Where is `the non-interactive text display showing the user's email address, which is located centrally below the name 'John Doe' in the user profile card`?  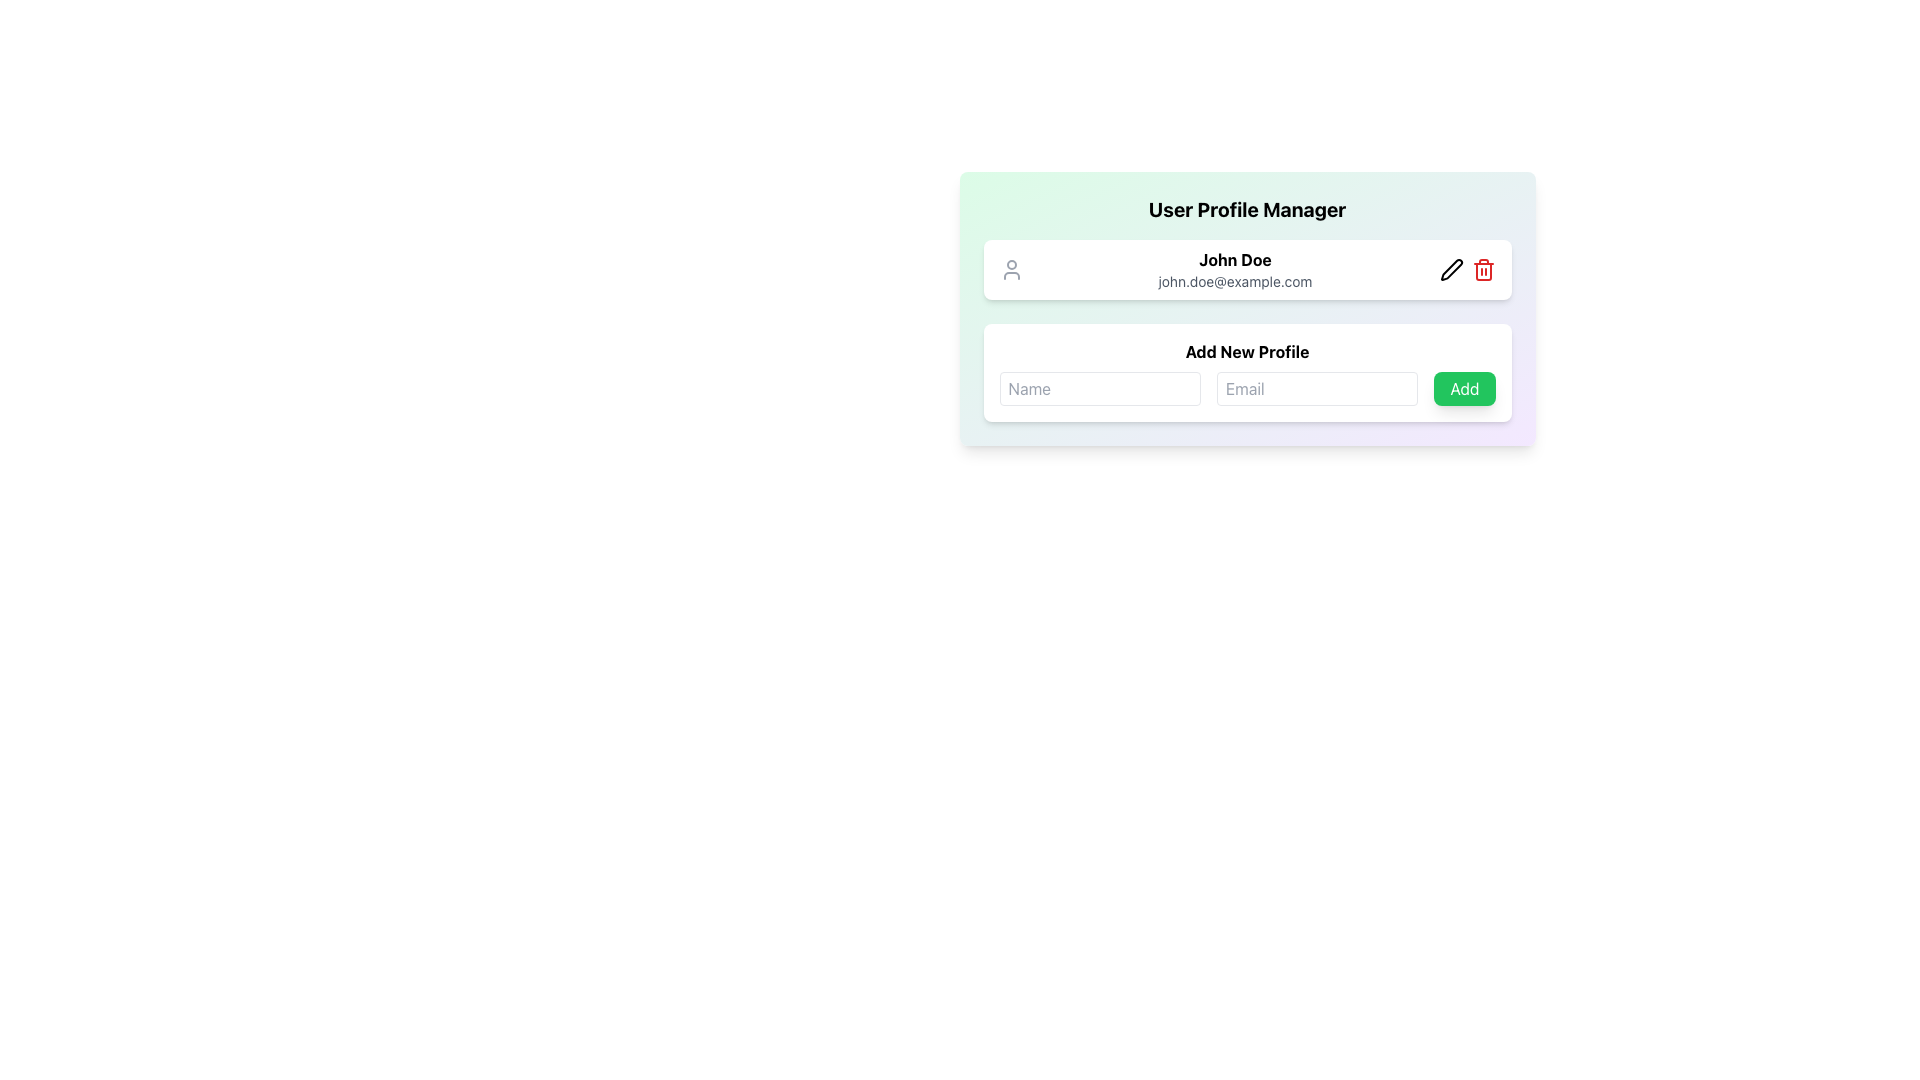 the non-interactive text display showing the user's email address, which is located centrally below the name 'John Doe' in the user profile card is located at coordinates (1234, 281).